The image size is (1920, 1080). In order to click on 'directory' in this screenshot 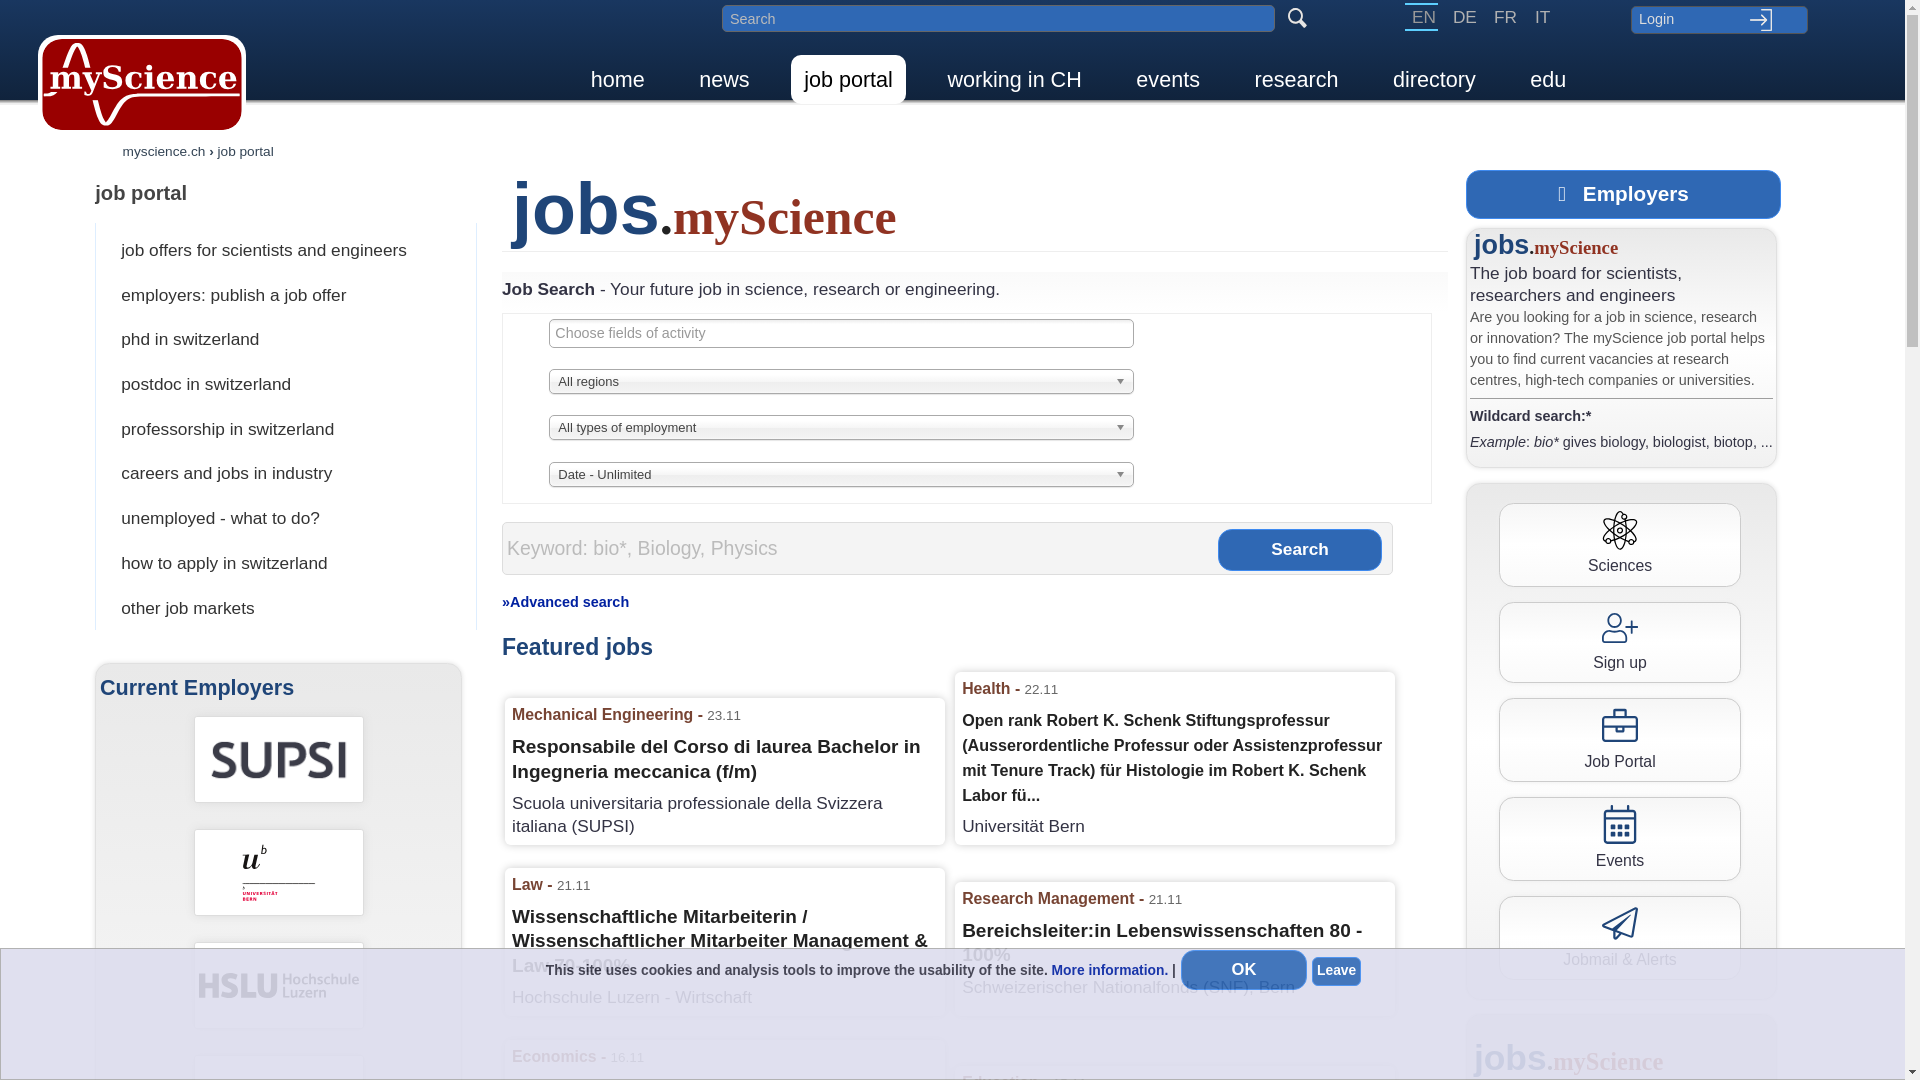, I will do `click(1433, 78)`.